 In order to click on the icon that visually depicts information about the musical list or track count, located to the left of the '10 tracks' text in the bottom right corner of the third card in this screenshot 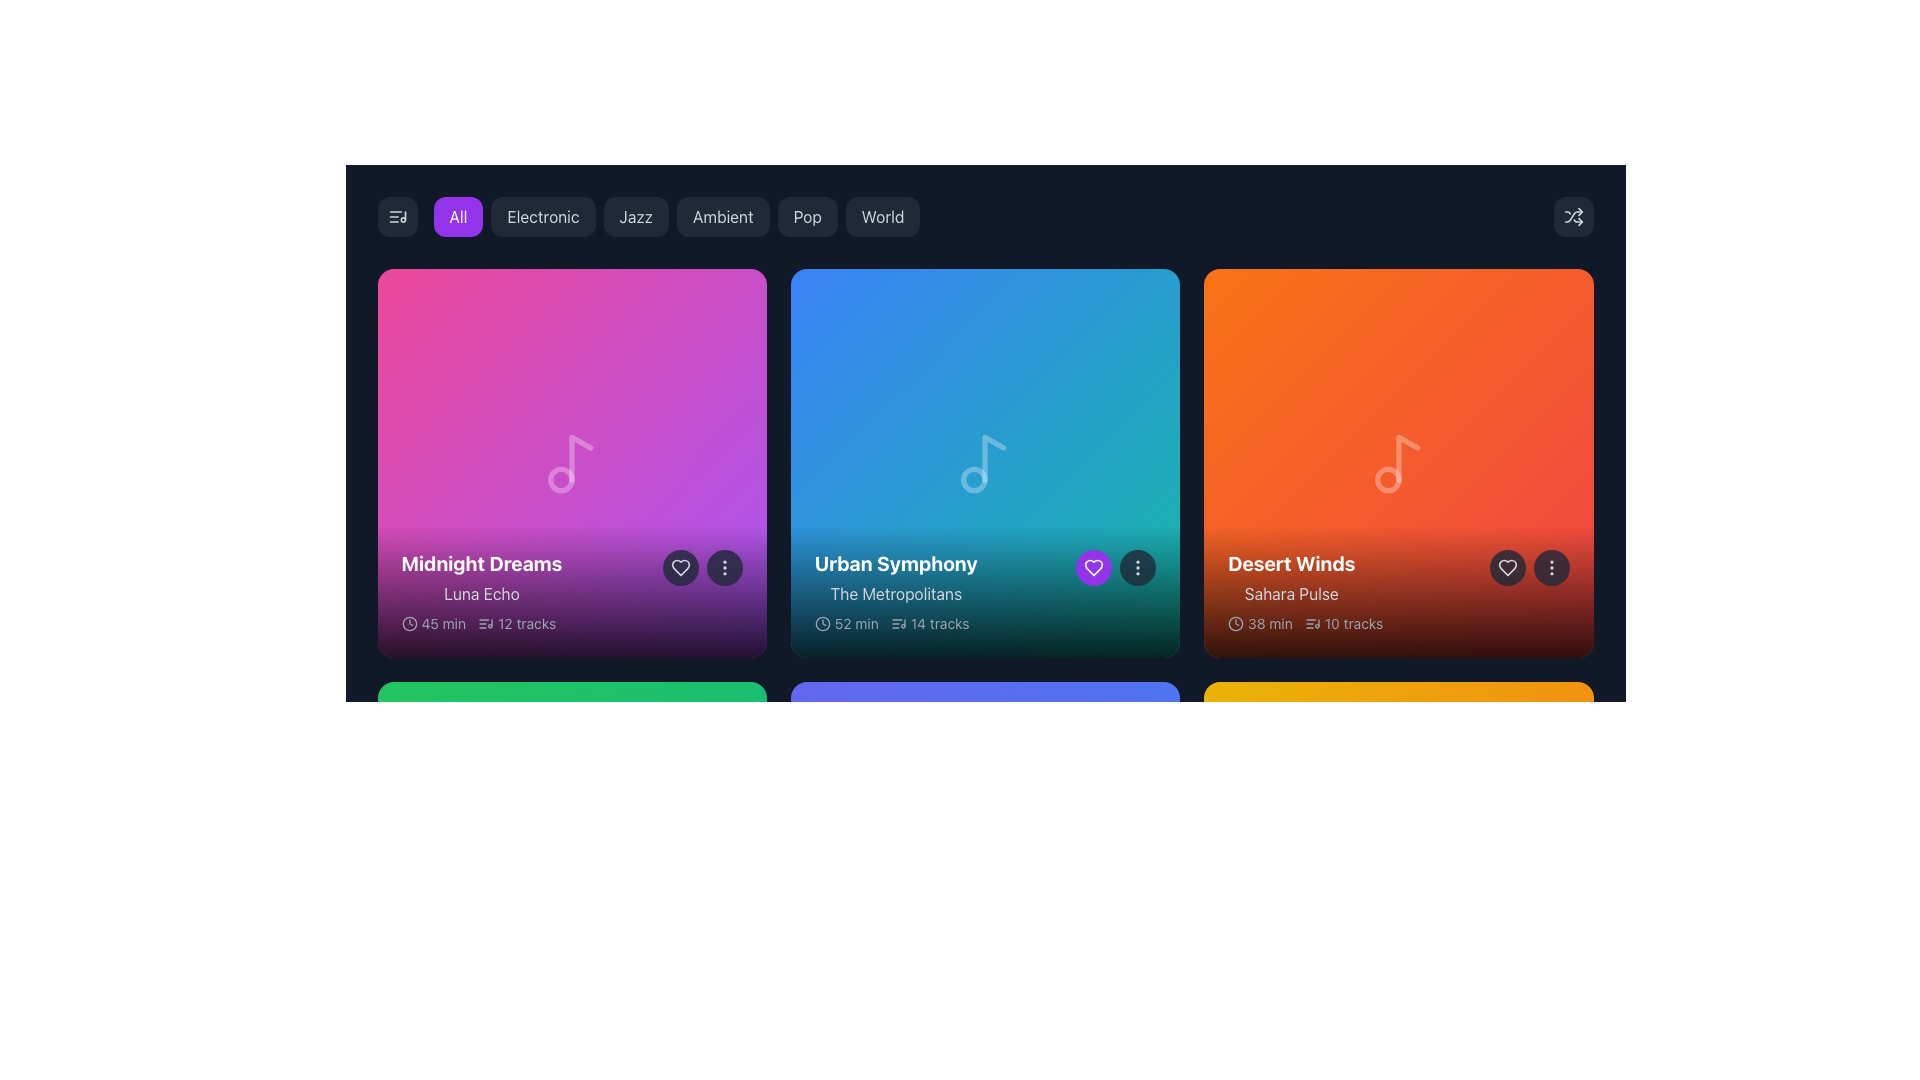, I will do `click(1312, 623)`.